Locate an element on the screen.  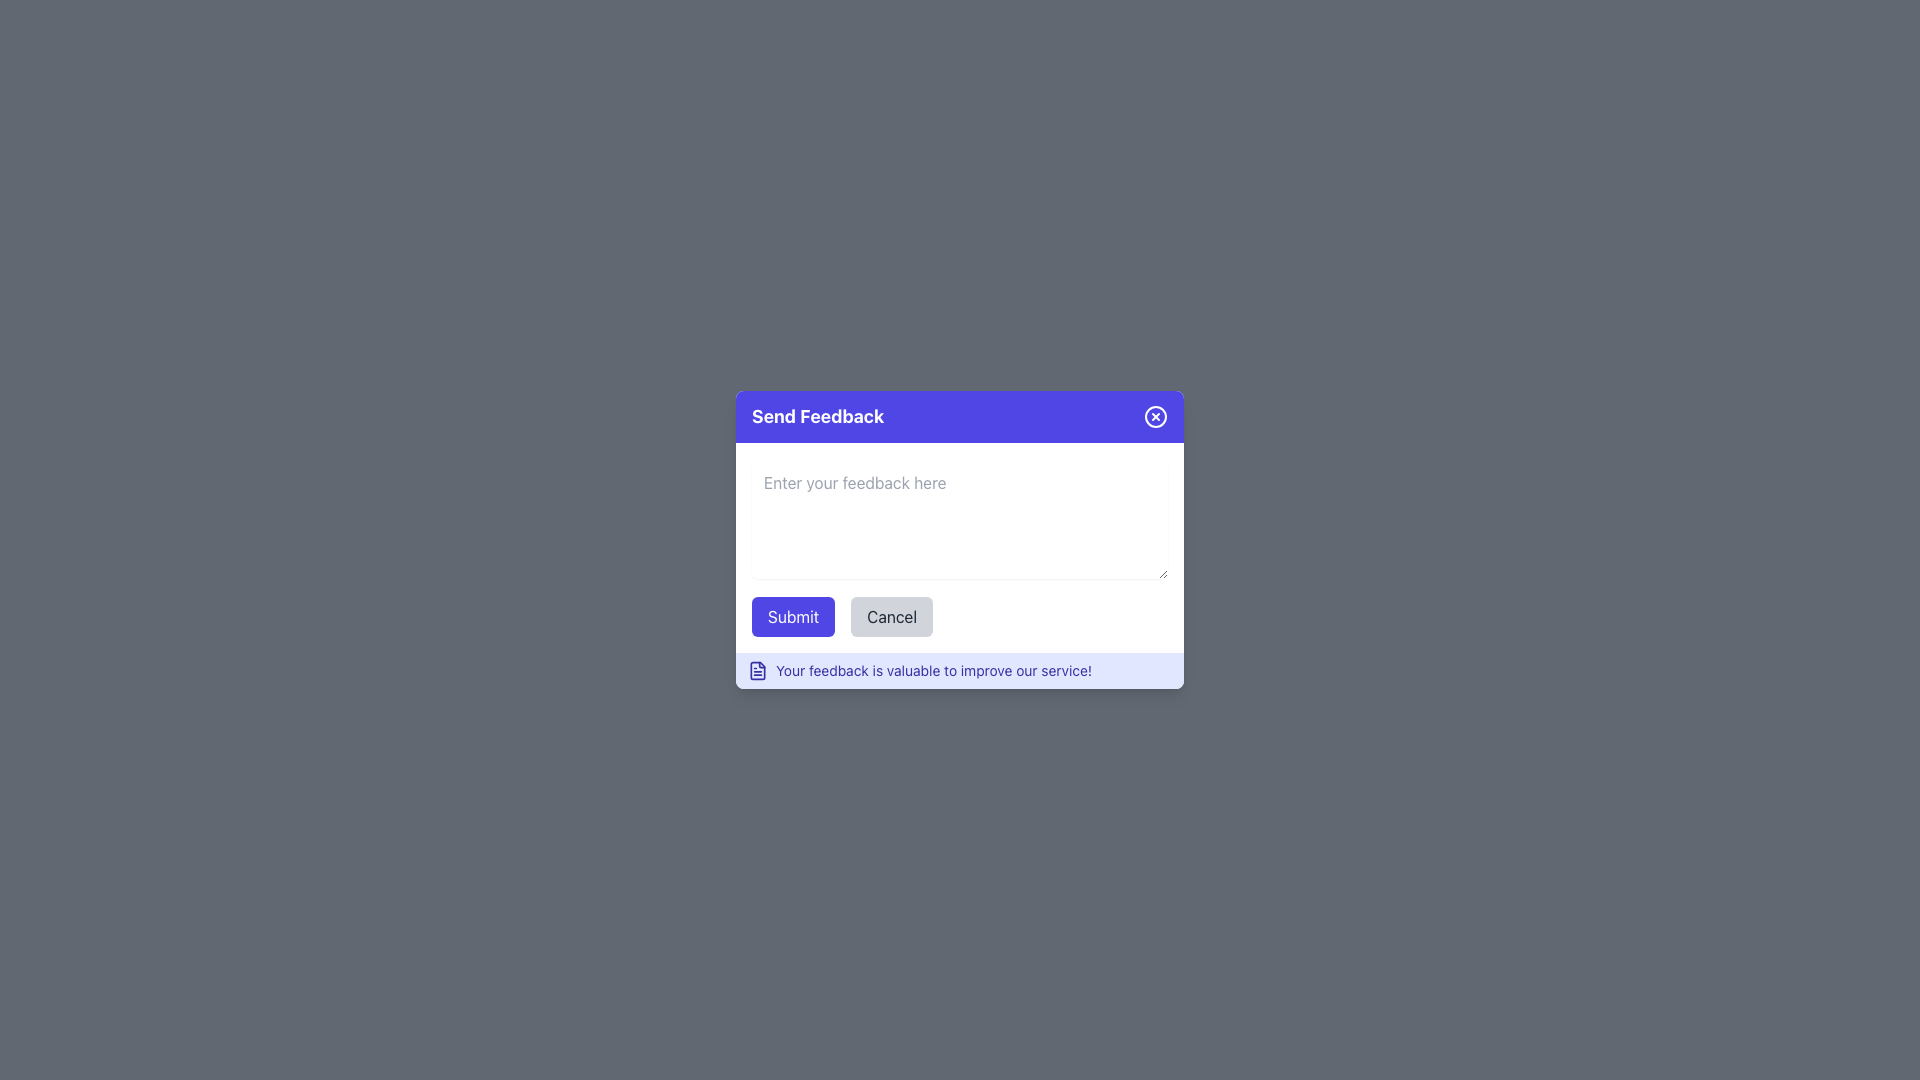
text from the primary header label located on the left side of the header section of the feedback form is located at coordinates (818, 415).